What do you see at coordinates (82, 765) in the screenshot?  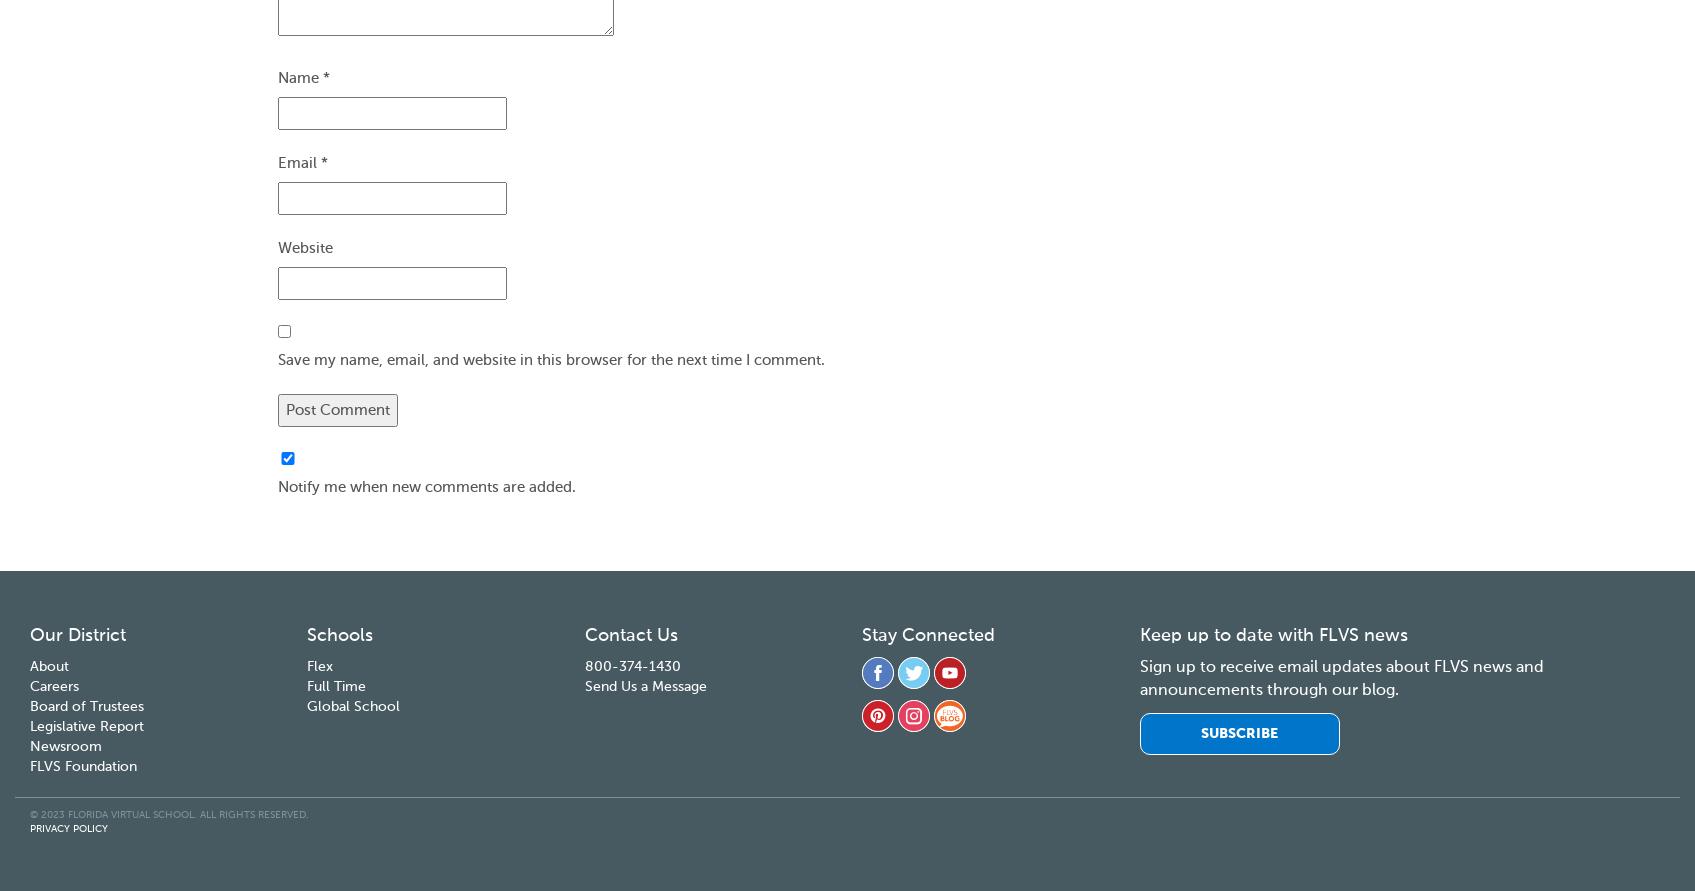 I see `'FLVS Foundation'` at bounding box center [82, 765].